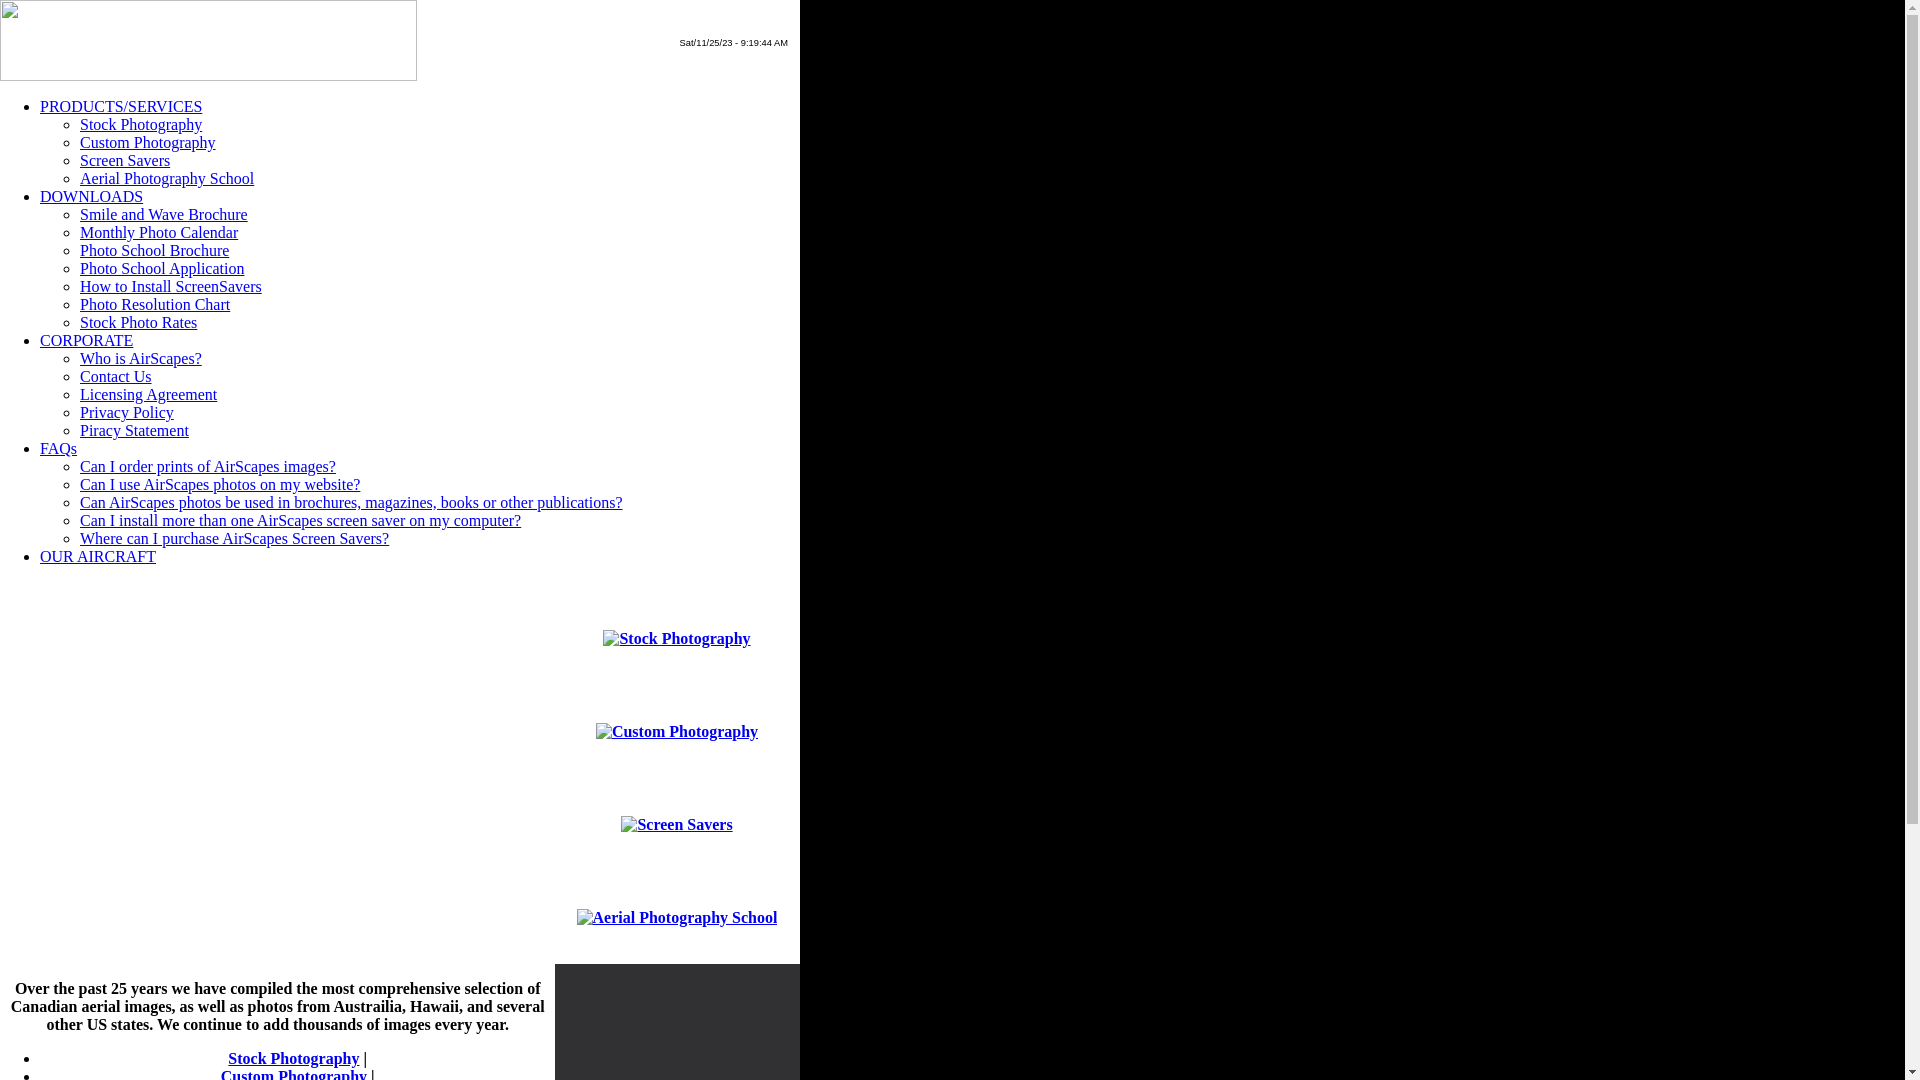 The image size is (1920, 1080). Describe the element at coordinates (123, 159) in the screenshot. I see `'Screen Savers'` at that location.